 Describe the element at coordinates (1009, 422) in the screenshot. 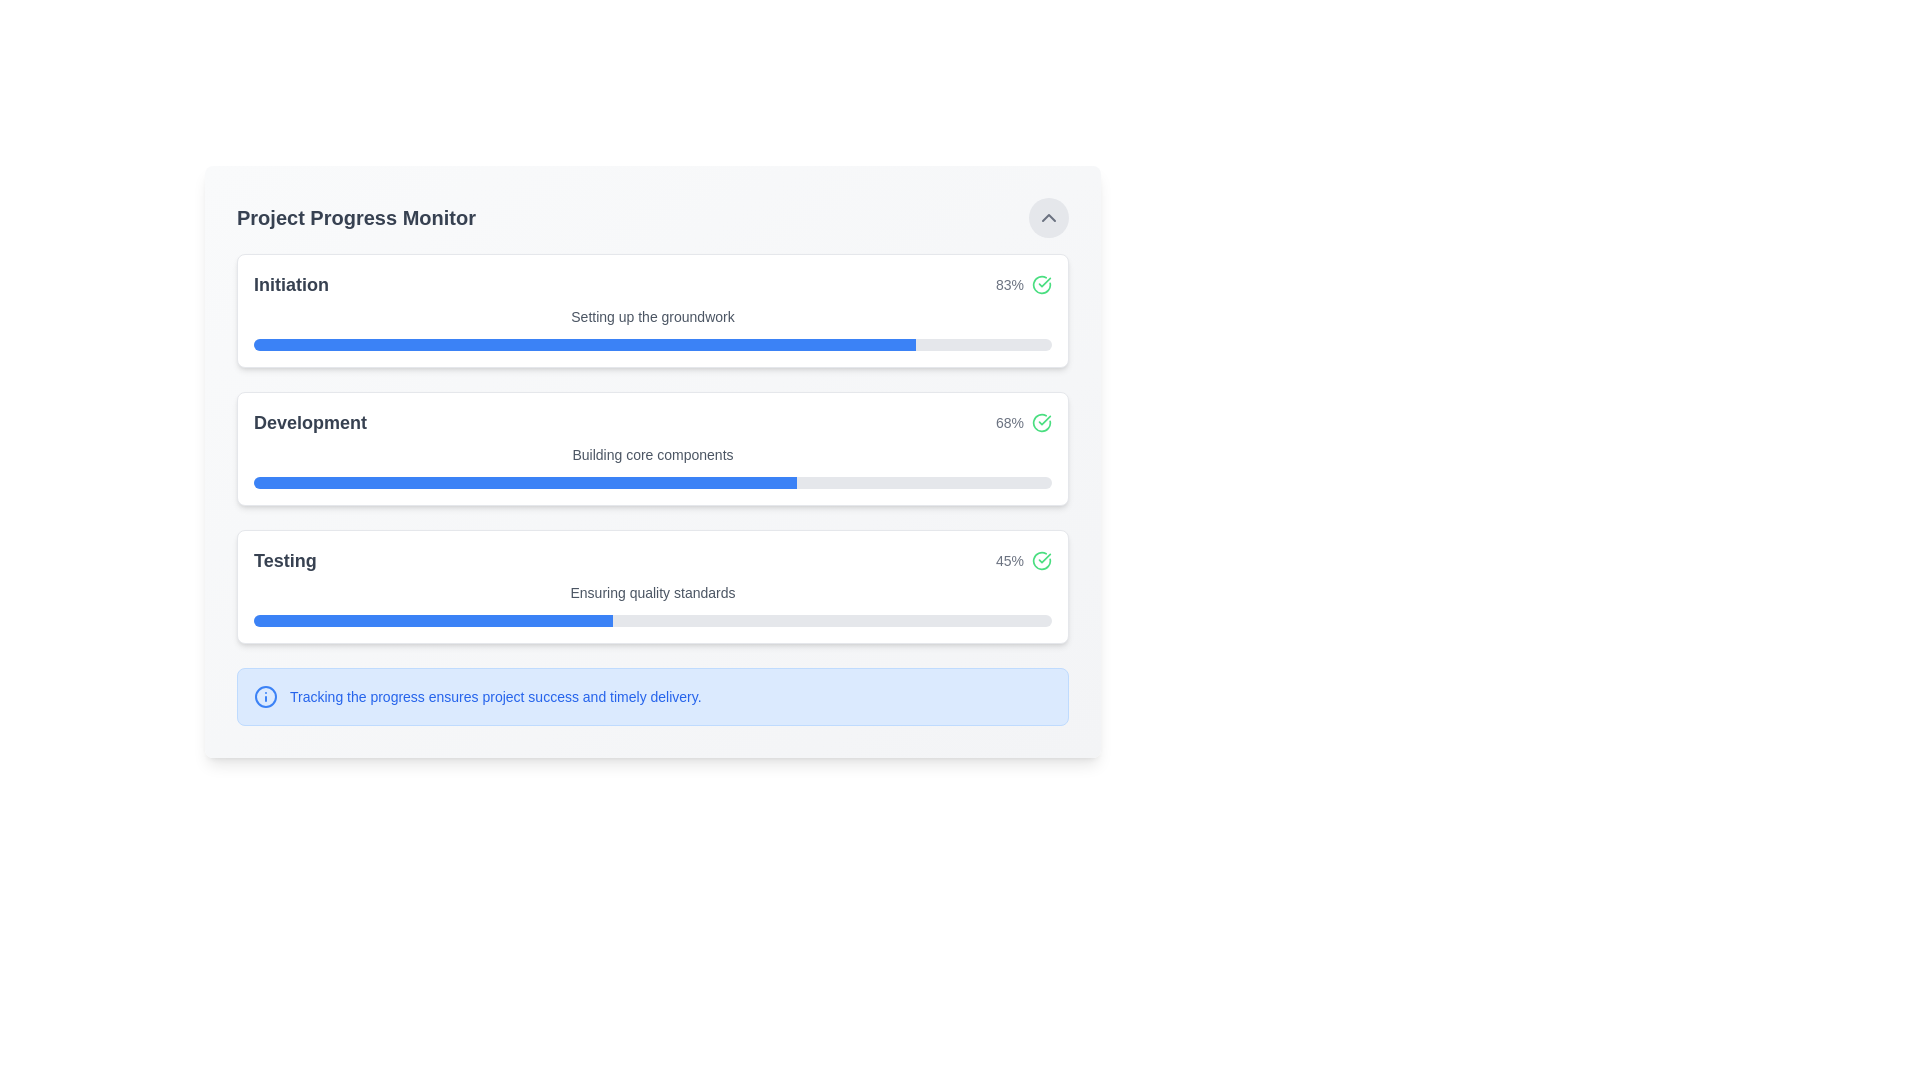

I see `progress percentage displayed in the 'Development' section of the 'Project Progress Monitor' interface, located to the left of the green check mark icon and above the progress bar` at that location.